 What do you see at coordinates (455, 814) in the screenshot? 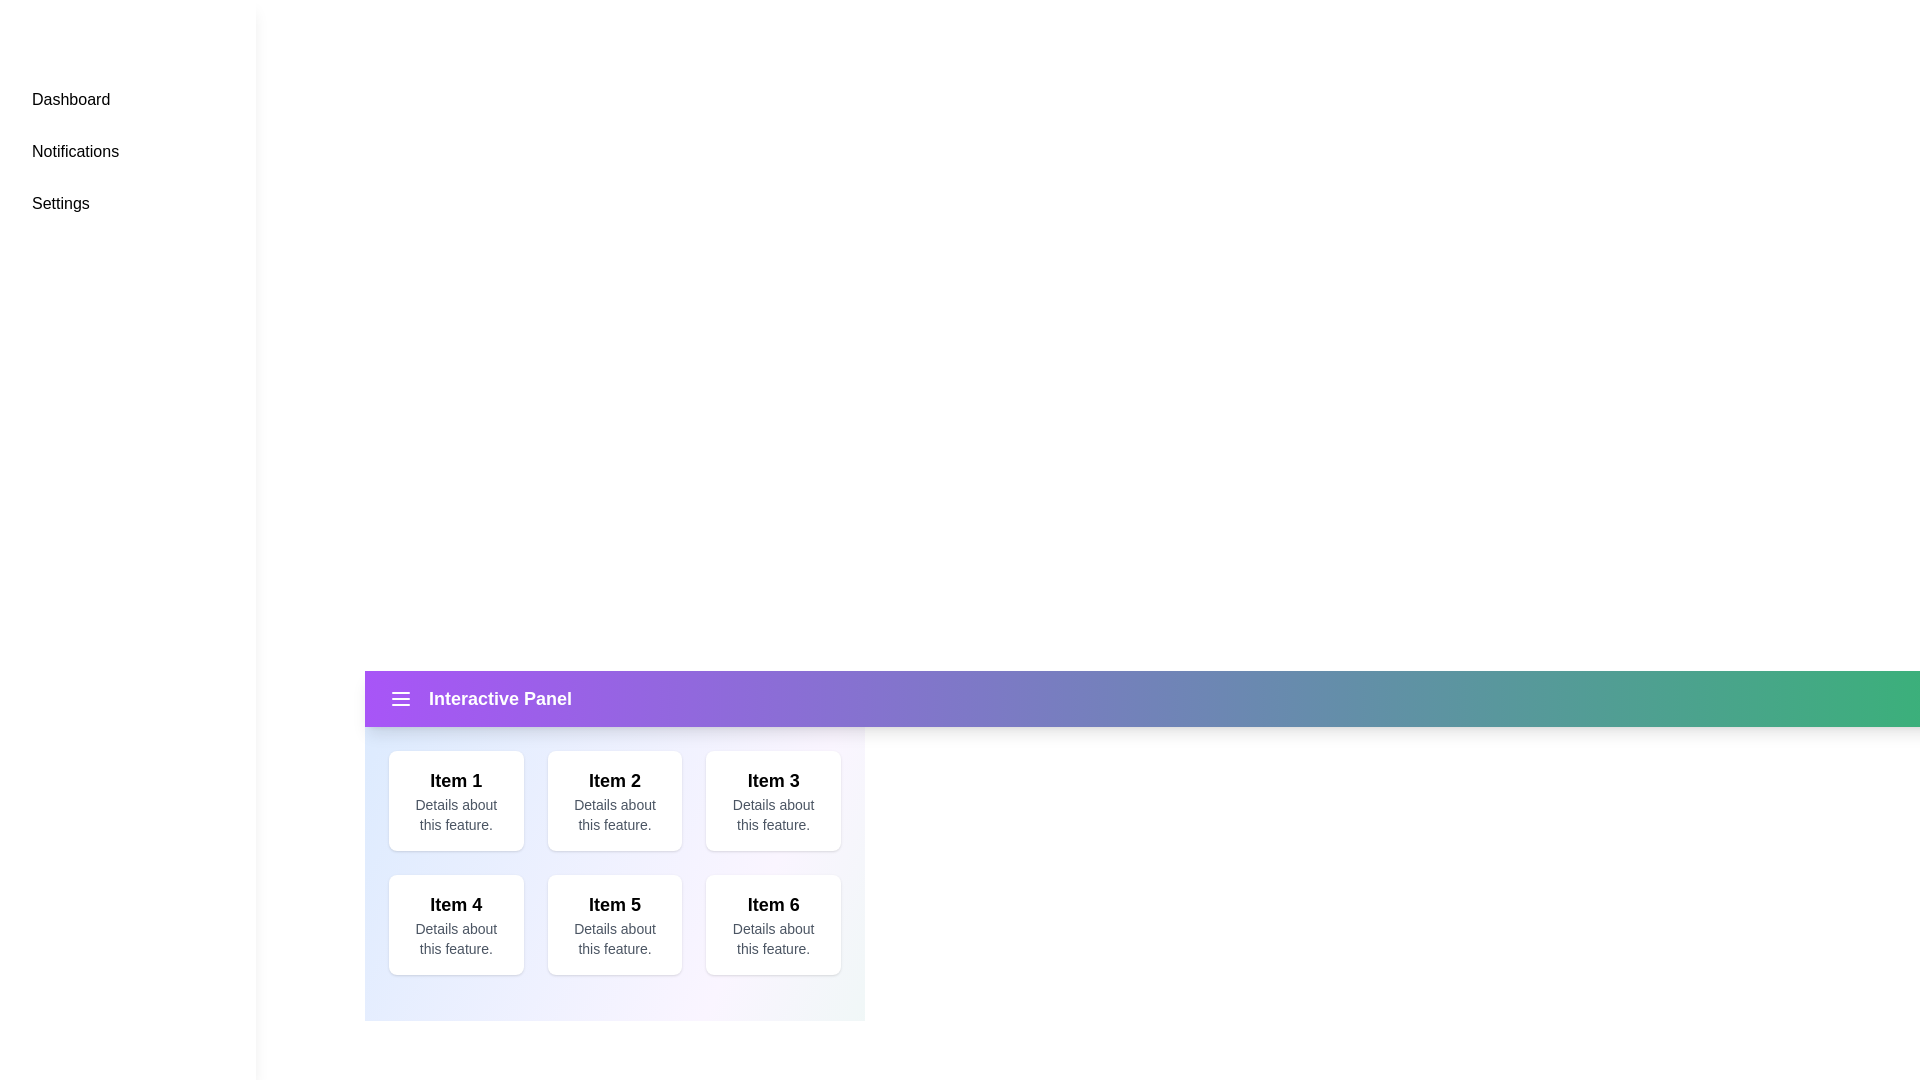
I see `text label displaying 'Details about this feature.' located in the second line of the 'Item 1' card in the grid layout` at bounding box center [455, 814].